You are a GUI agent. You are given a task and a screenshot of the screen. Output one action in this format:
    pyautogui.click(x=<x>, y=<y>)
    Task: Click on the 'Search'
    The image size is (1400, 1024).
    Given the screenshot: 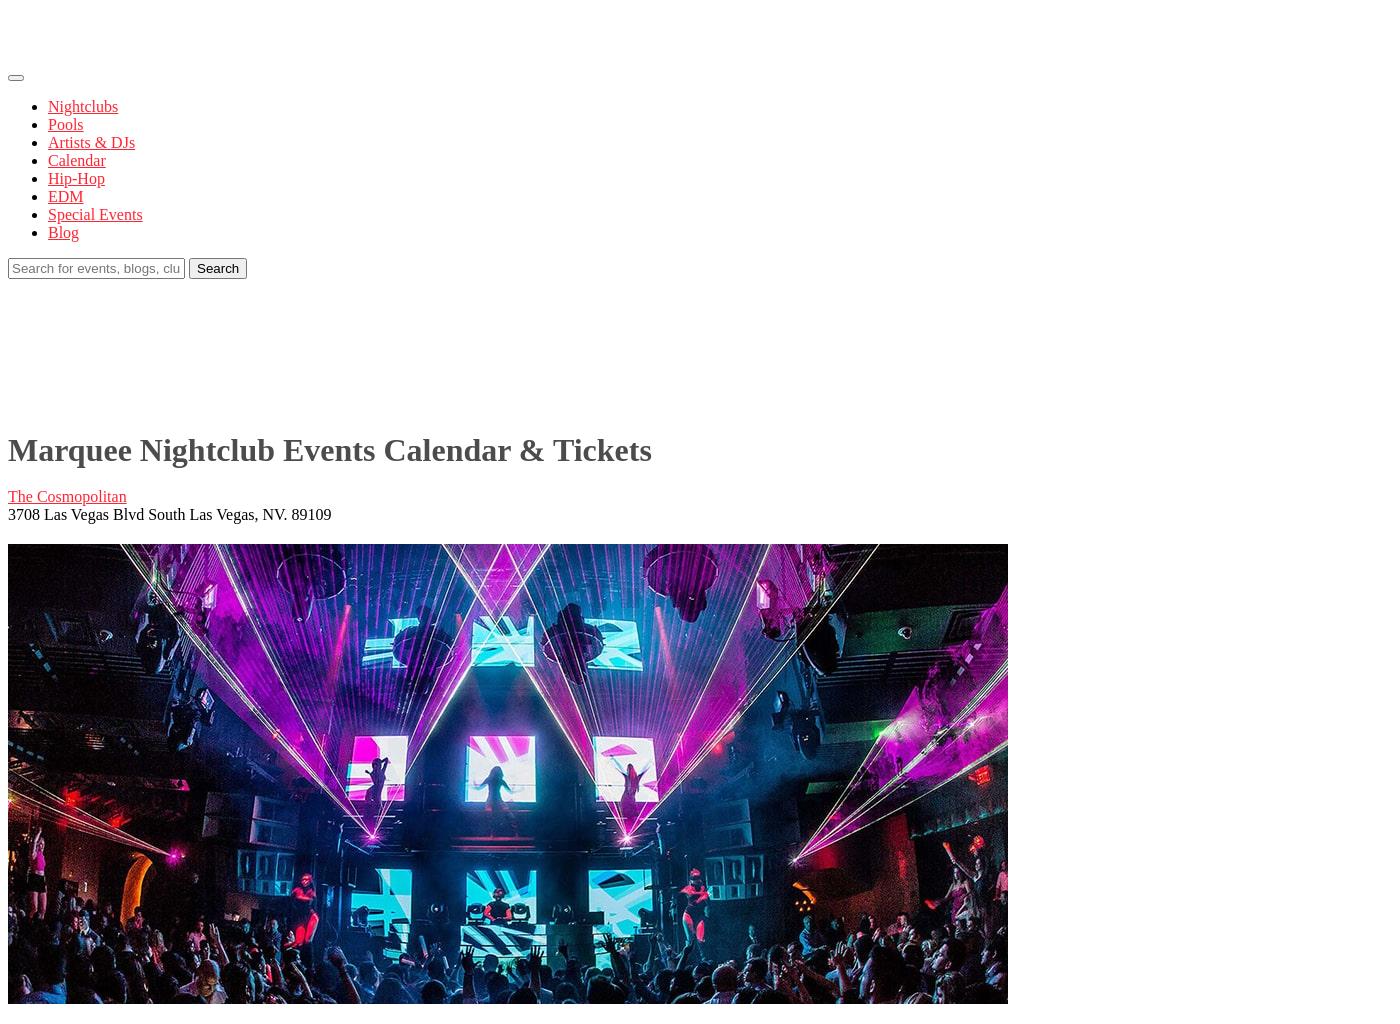 What is the action you would take?
    pyautogui.click(x=217, y=267)
    